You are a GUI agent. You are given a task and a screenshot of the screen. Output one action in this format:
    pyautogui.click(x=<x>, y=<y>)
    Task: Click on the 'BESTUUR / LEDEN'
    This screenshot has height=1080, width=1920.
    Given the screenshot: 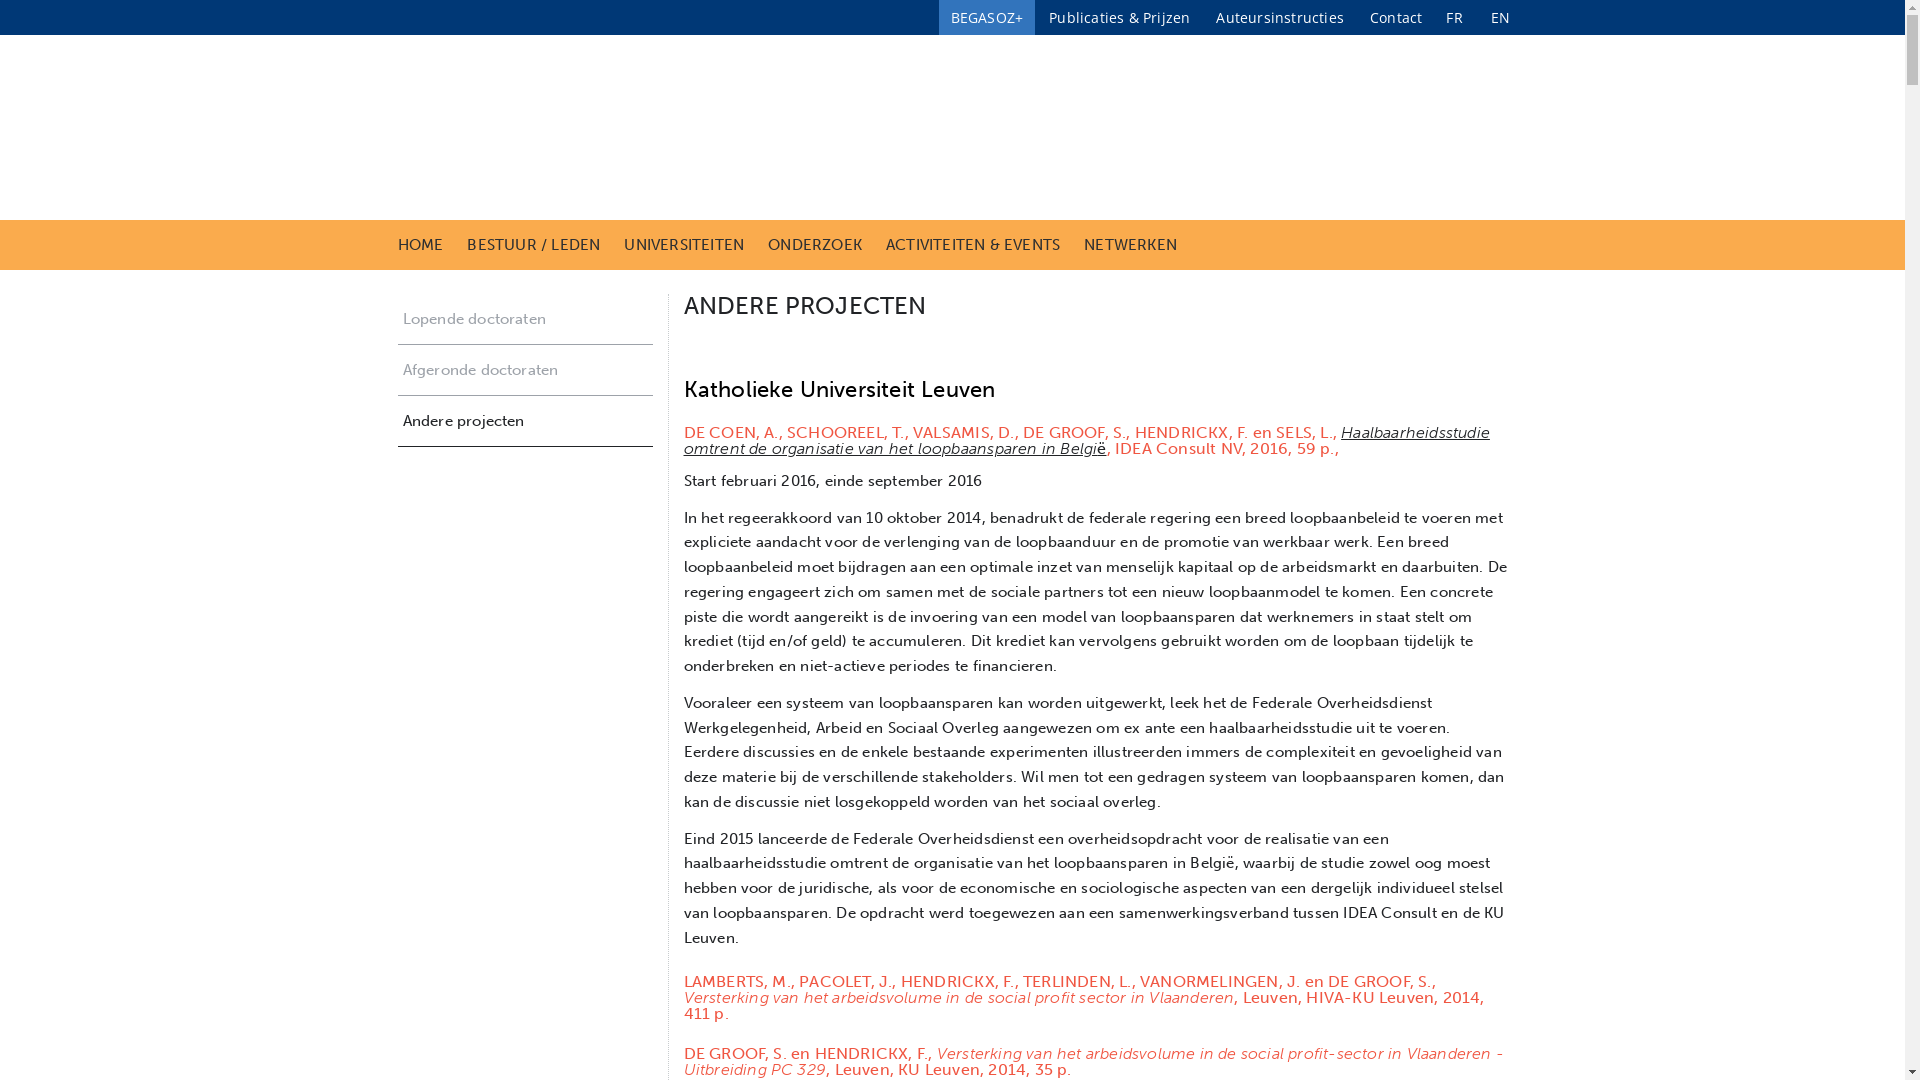 What is the action you would take?
    pyautogui.click(x=533, y=244)
    